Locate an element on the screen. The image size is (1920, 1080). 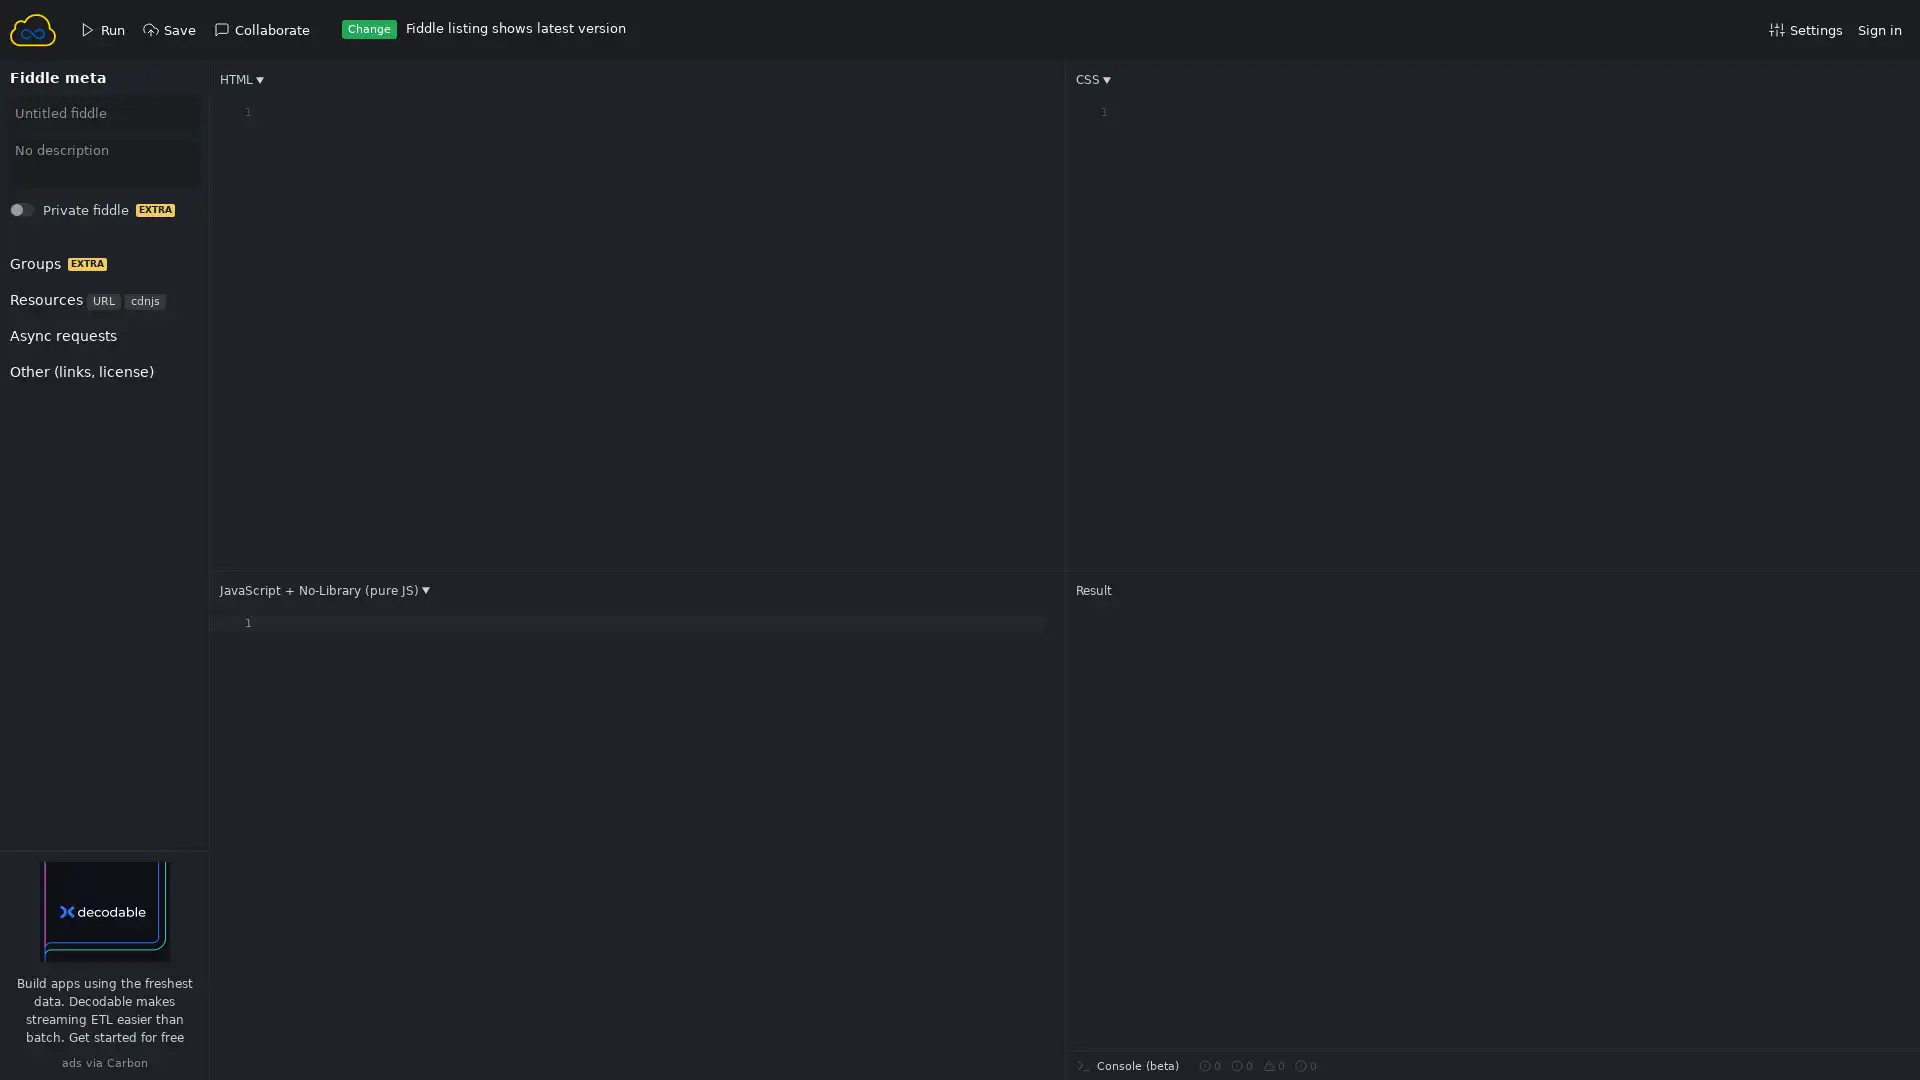
Save is located at coordinates (42, 215).